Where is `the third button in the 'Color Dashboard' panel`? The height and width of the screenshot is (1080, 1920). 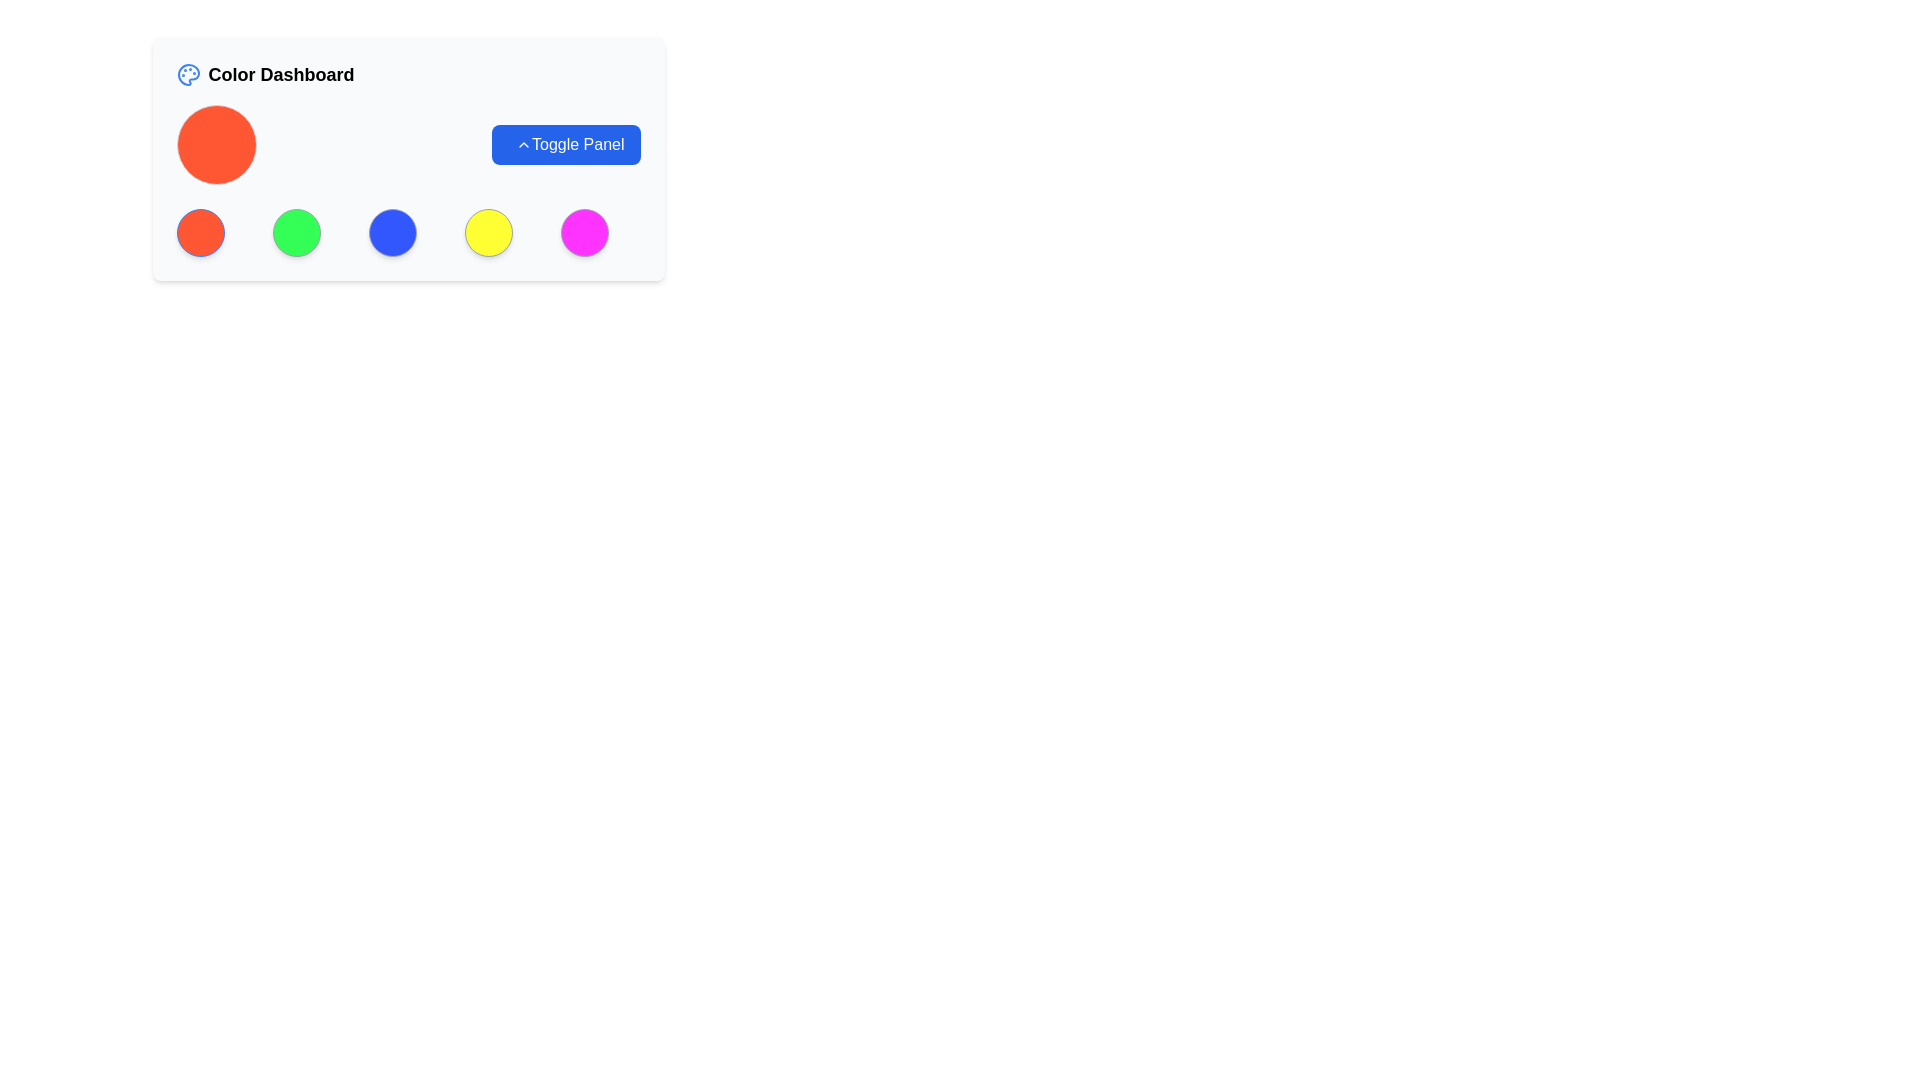 the third button in the 'Color Dashboard' panel is located at coordinates (407, 231).